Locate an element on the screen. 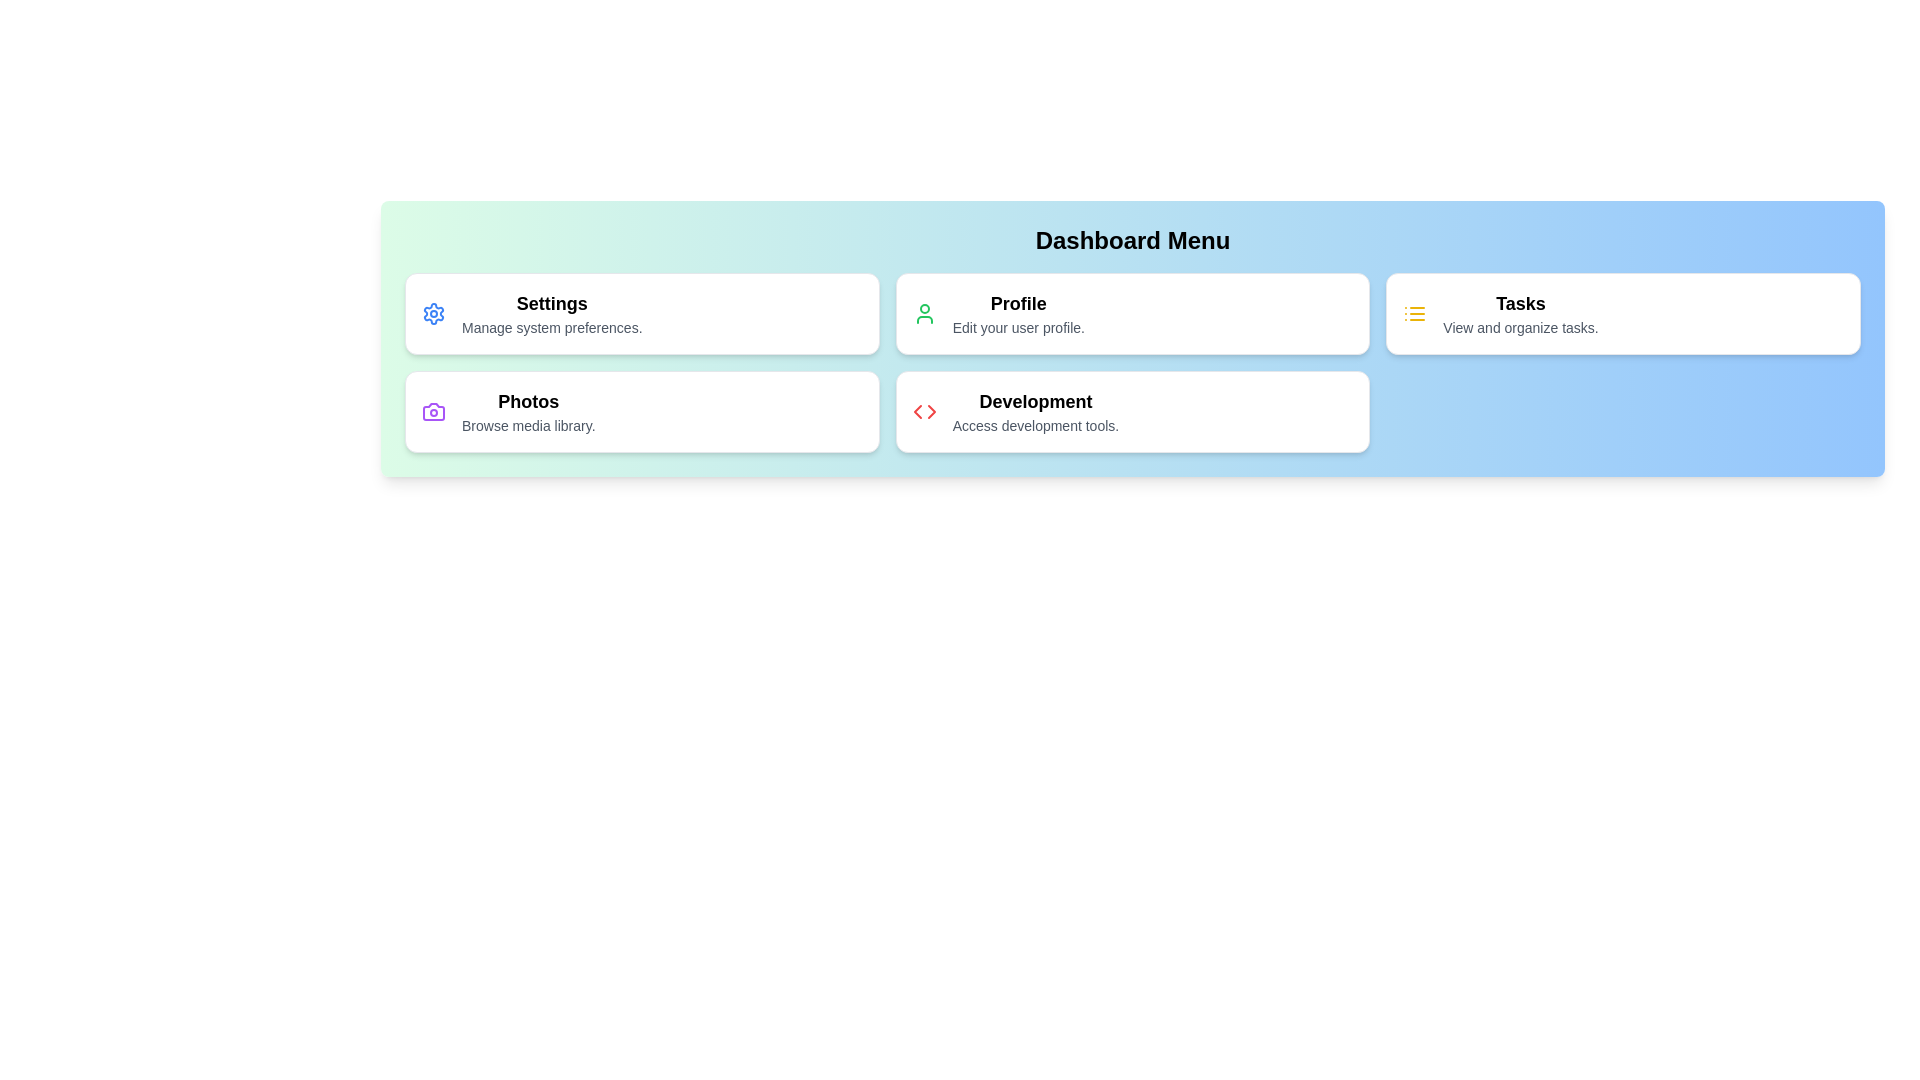 Image resolution: width=1920 pixels, height=1080 pixels. the menu item corresponding to Settings is located at coordinates (642, 313).